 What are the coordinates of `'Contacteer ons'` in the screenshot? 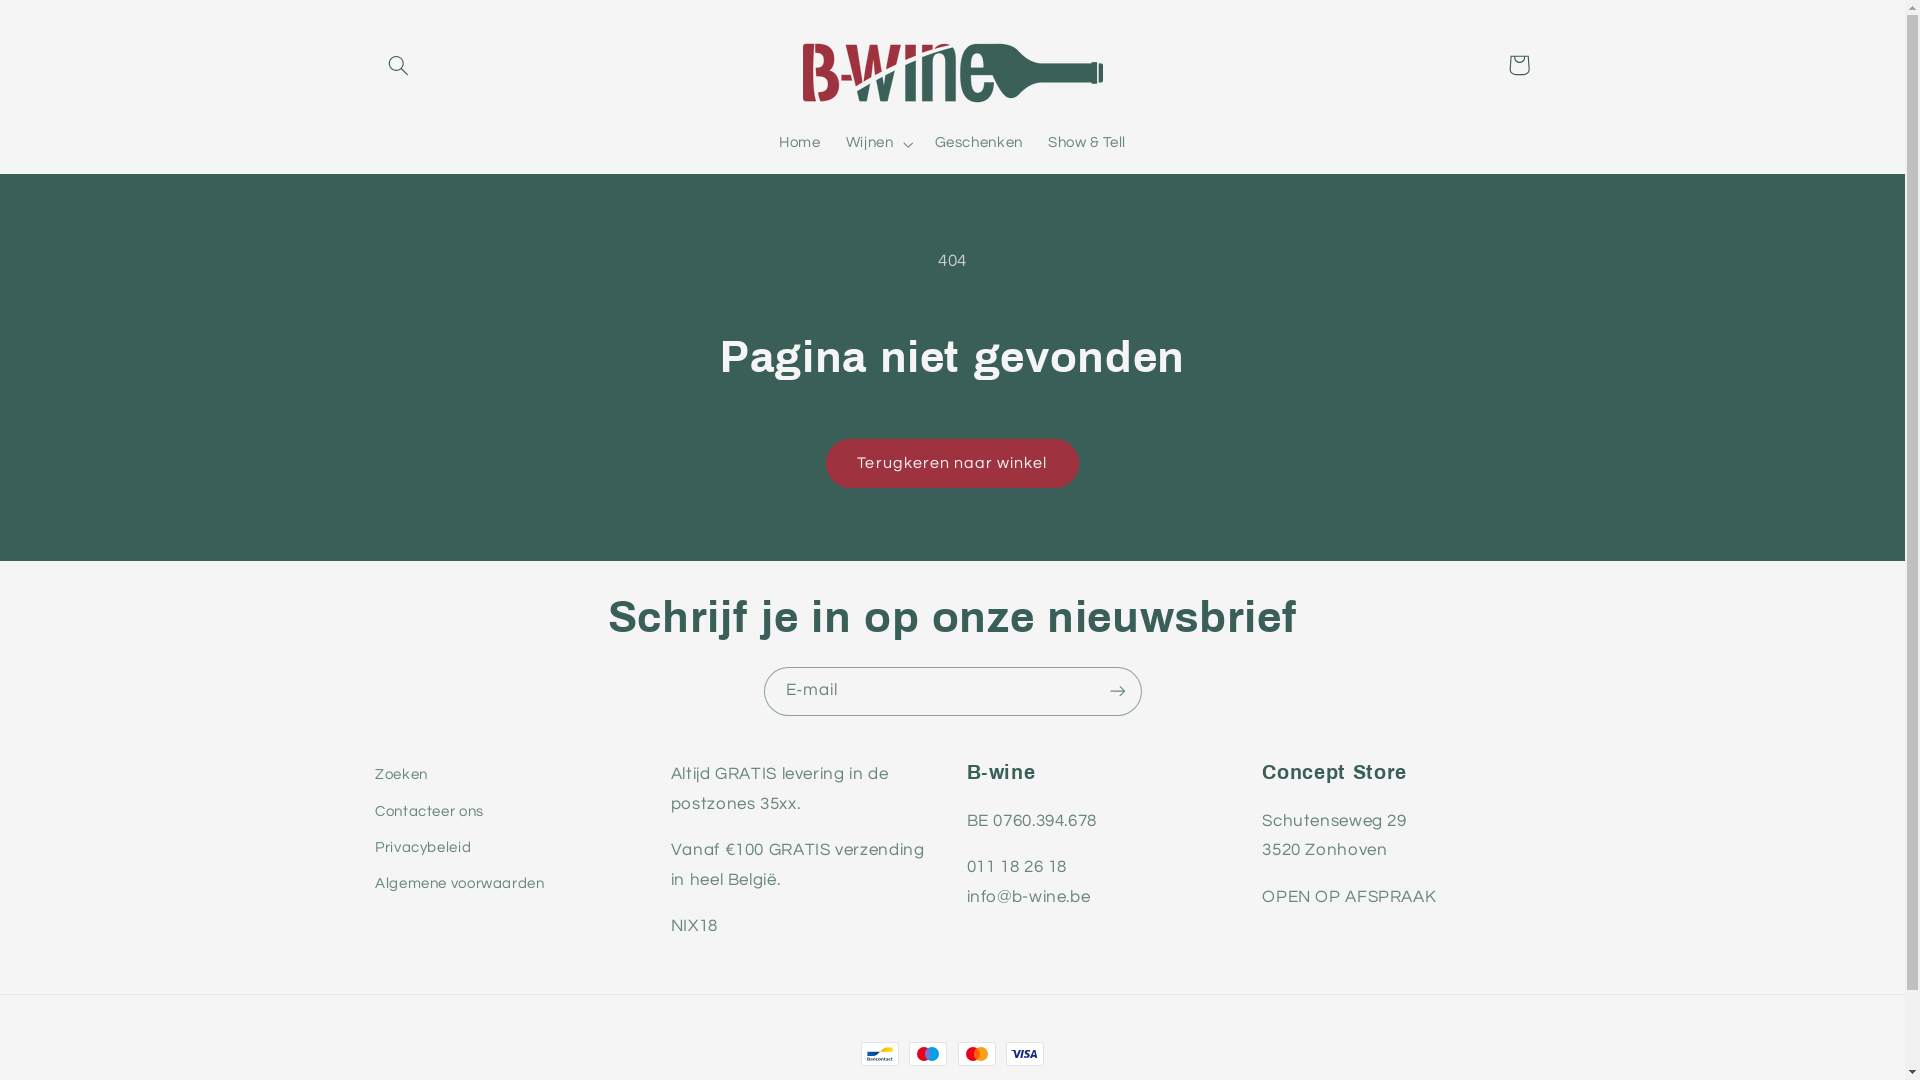 It's located at (428, 810).